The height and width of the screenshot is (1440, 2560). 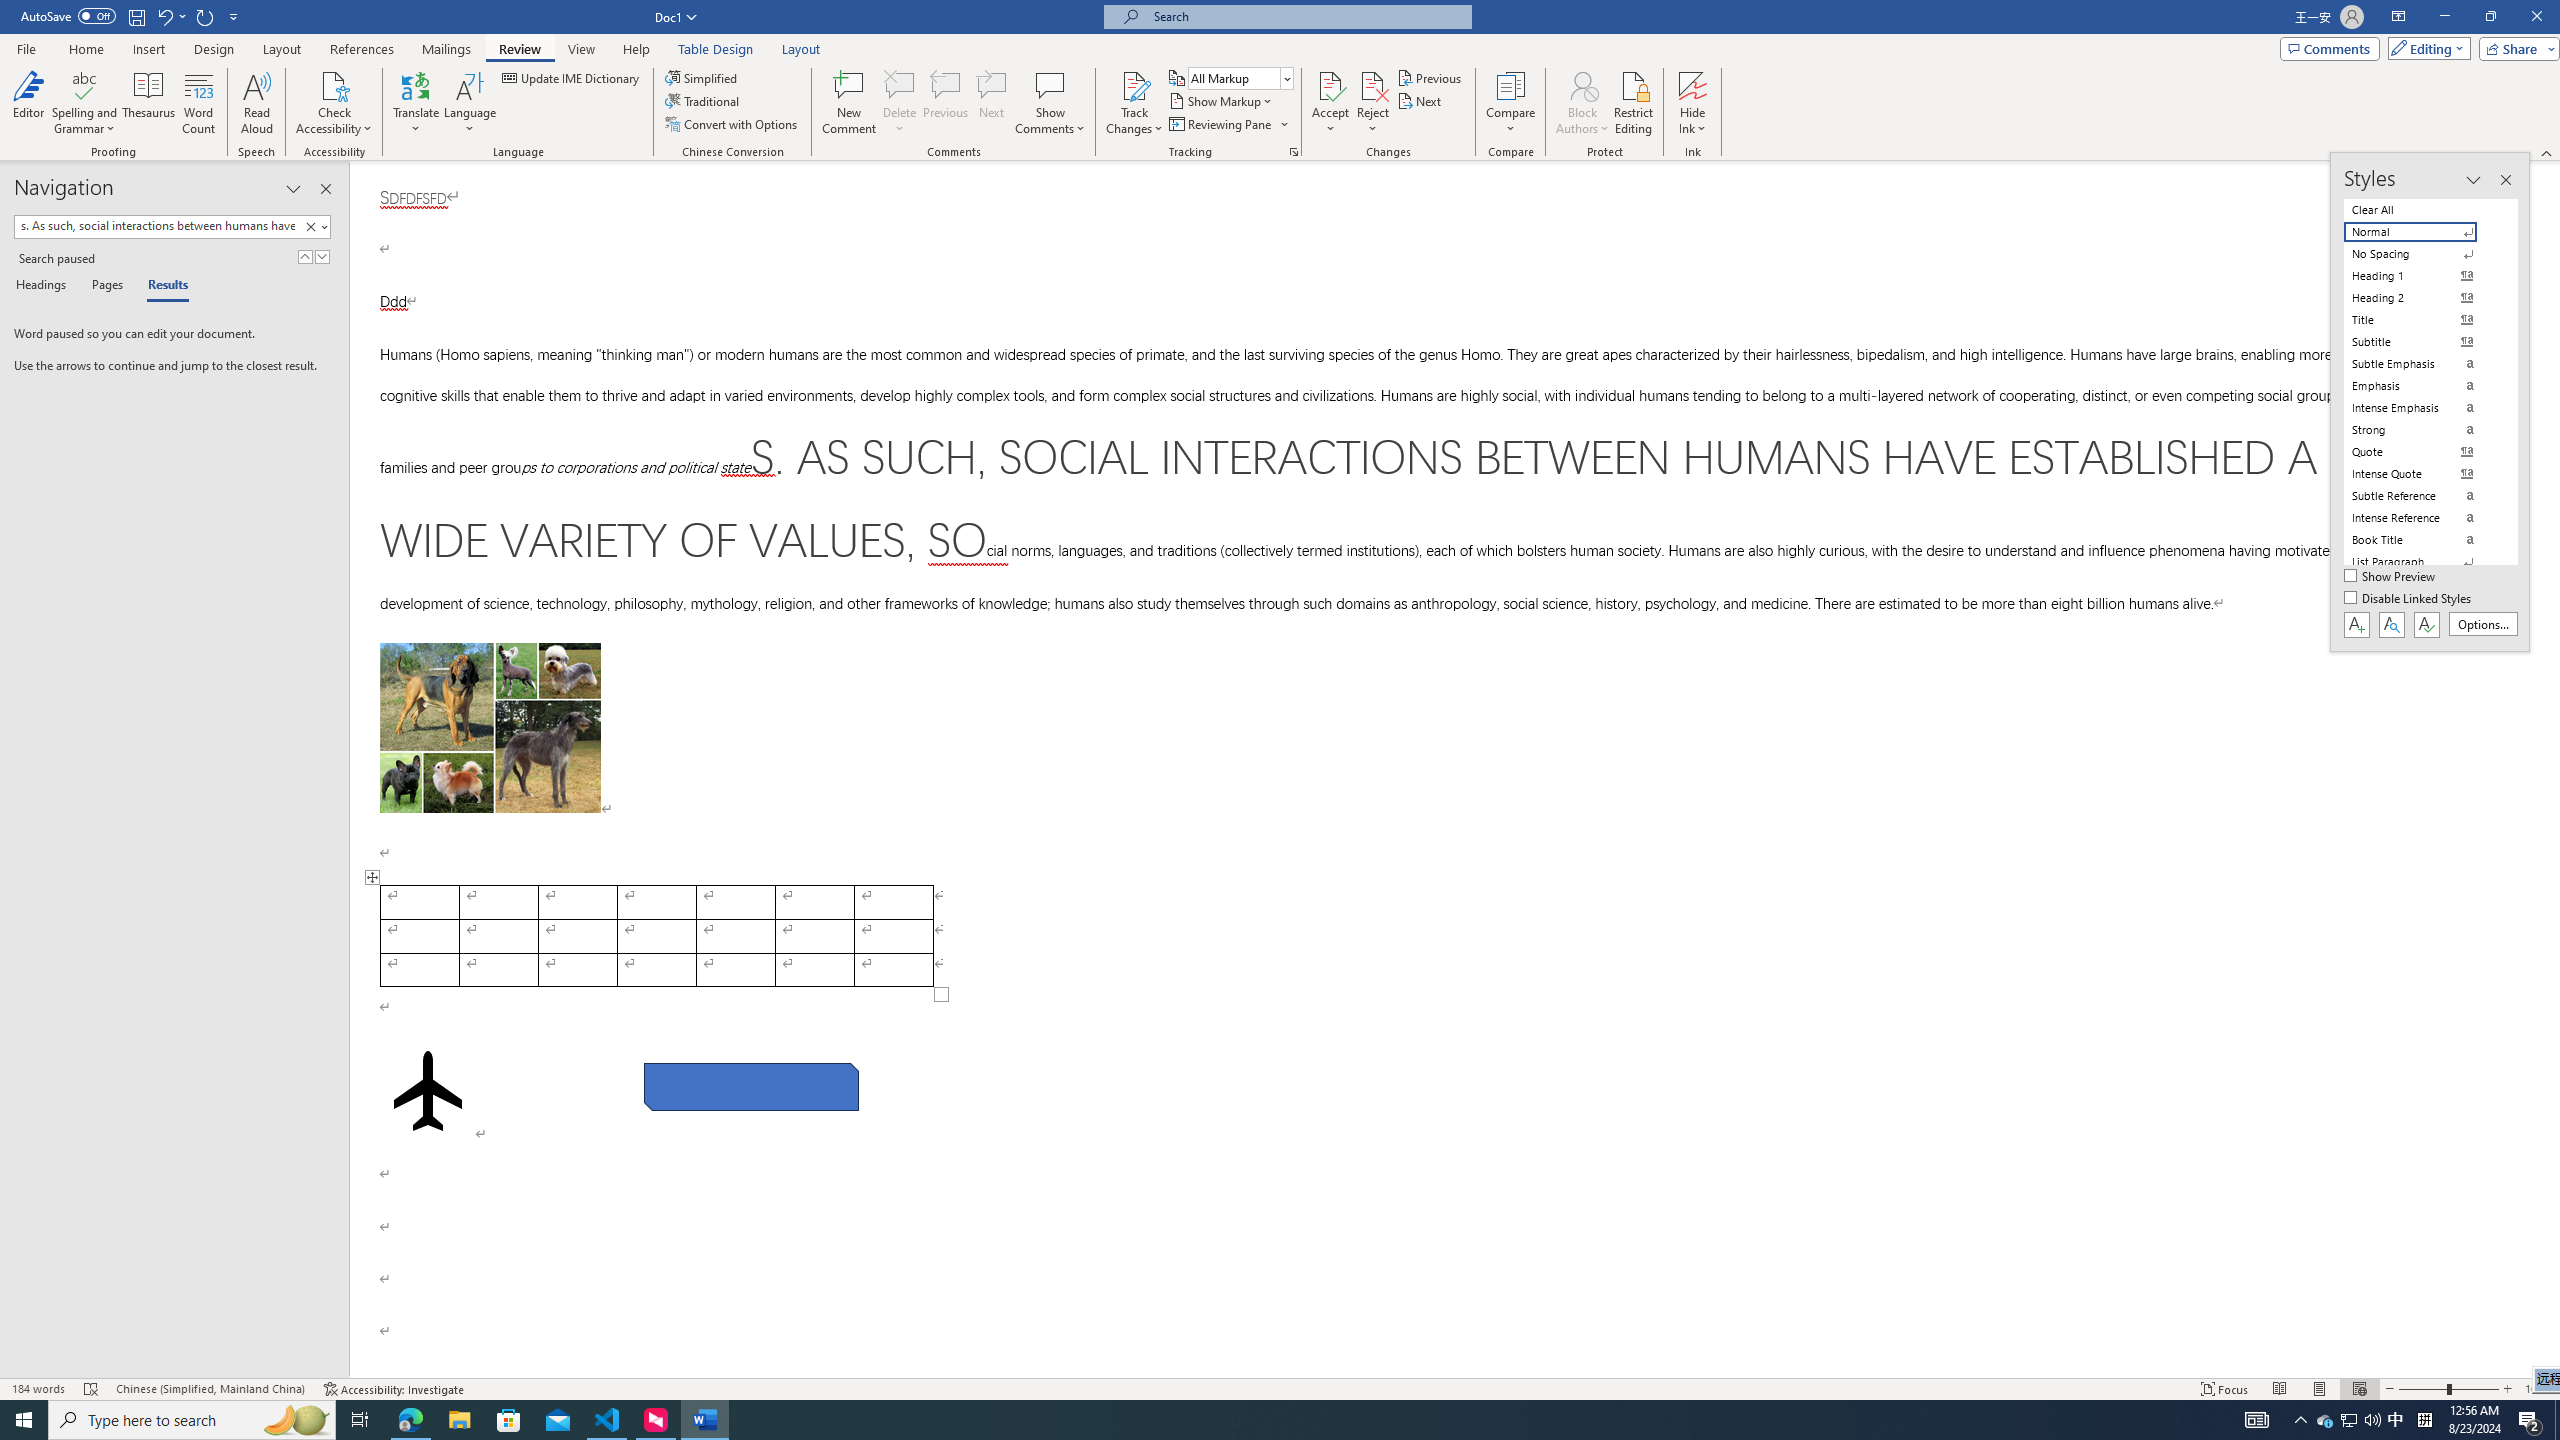 What do you see at coordinates (170, 15) in the screenshot?
I see `'Undo Style'` at bounding box center [170, 15].